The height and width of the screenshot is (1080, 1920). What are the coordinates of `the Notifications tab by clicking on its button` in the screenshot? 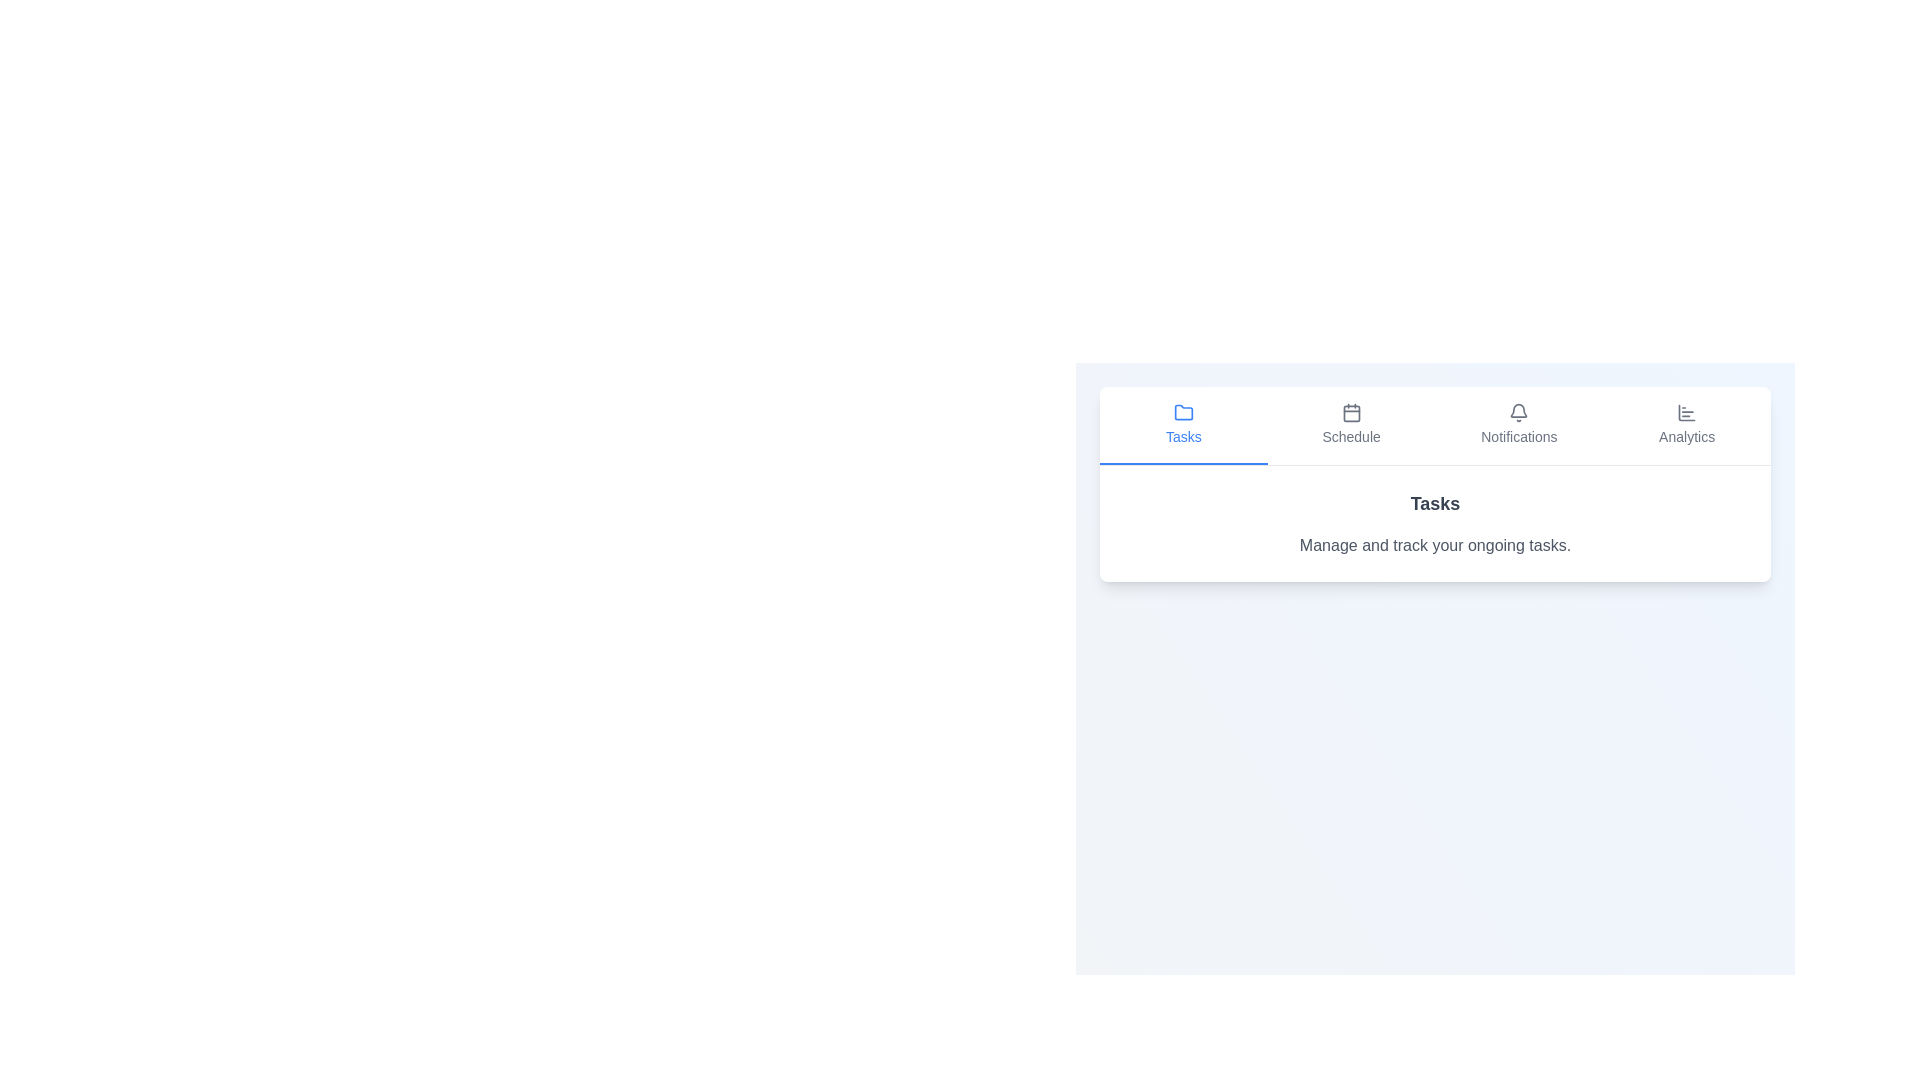 It's located at (1519, 424).